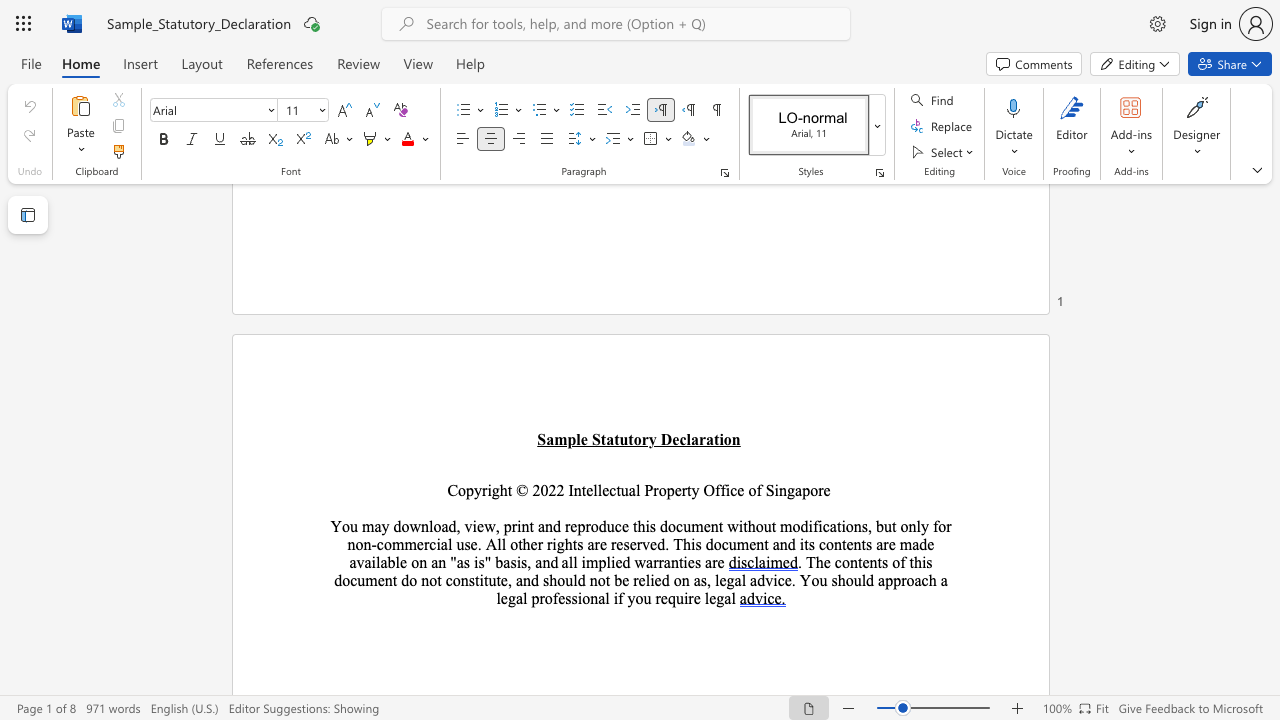  What do you see at coordinates (690, 438) in the screenshot?
I see `the subset text "aration" within the text "Sample Statutory Declaration"` at bounding box center [690, 438].